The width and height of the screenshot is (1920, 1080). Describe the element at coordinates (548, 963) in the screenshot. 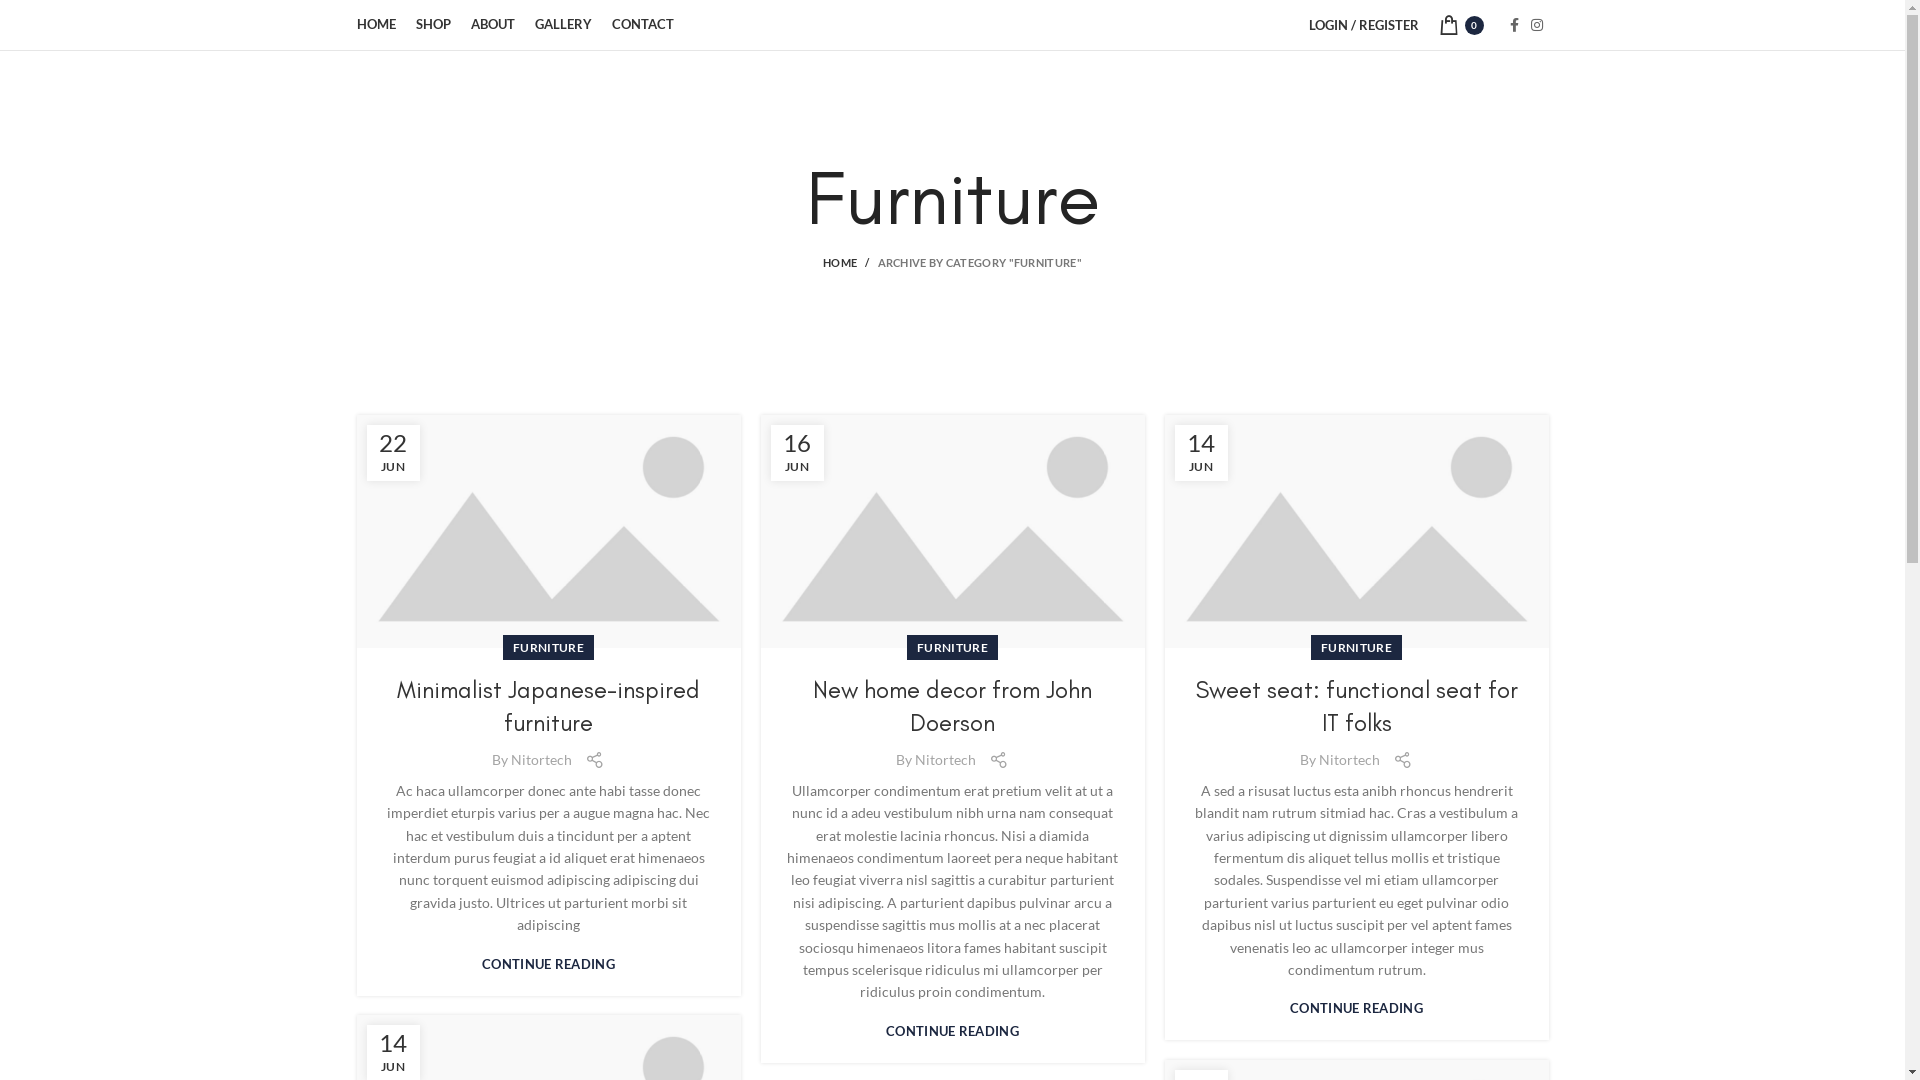

I see `'CONTINUE READING'` at that location.